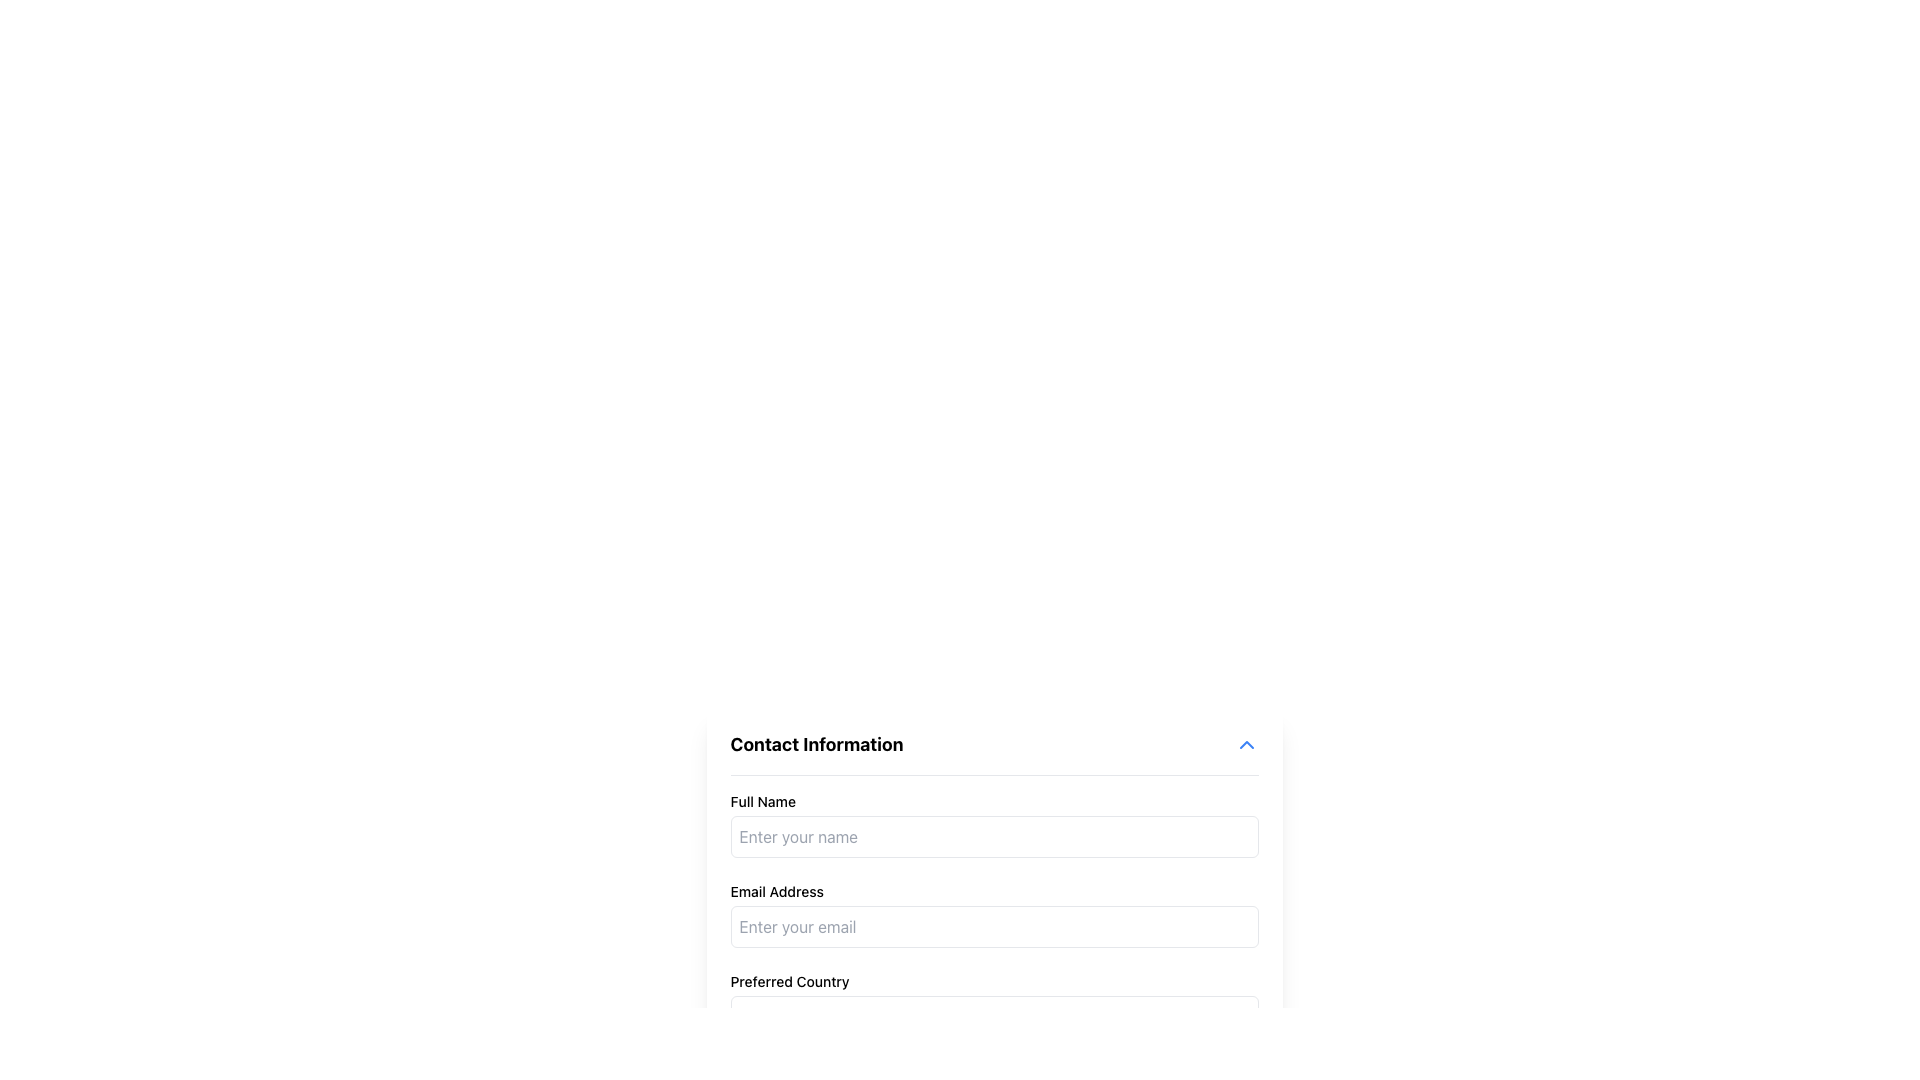 The image size is (1920, 1080). I want to click on an option from the dropdown menu located beneath the label 'Preferred Country' in the 'Contact Information' section, so click(994, 1014).